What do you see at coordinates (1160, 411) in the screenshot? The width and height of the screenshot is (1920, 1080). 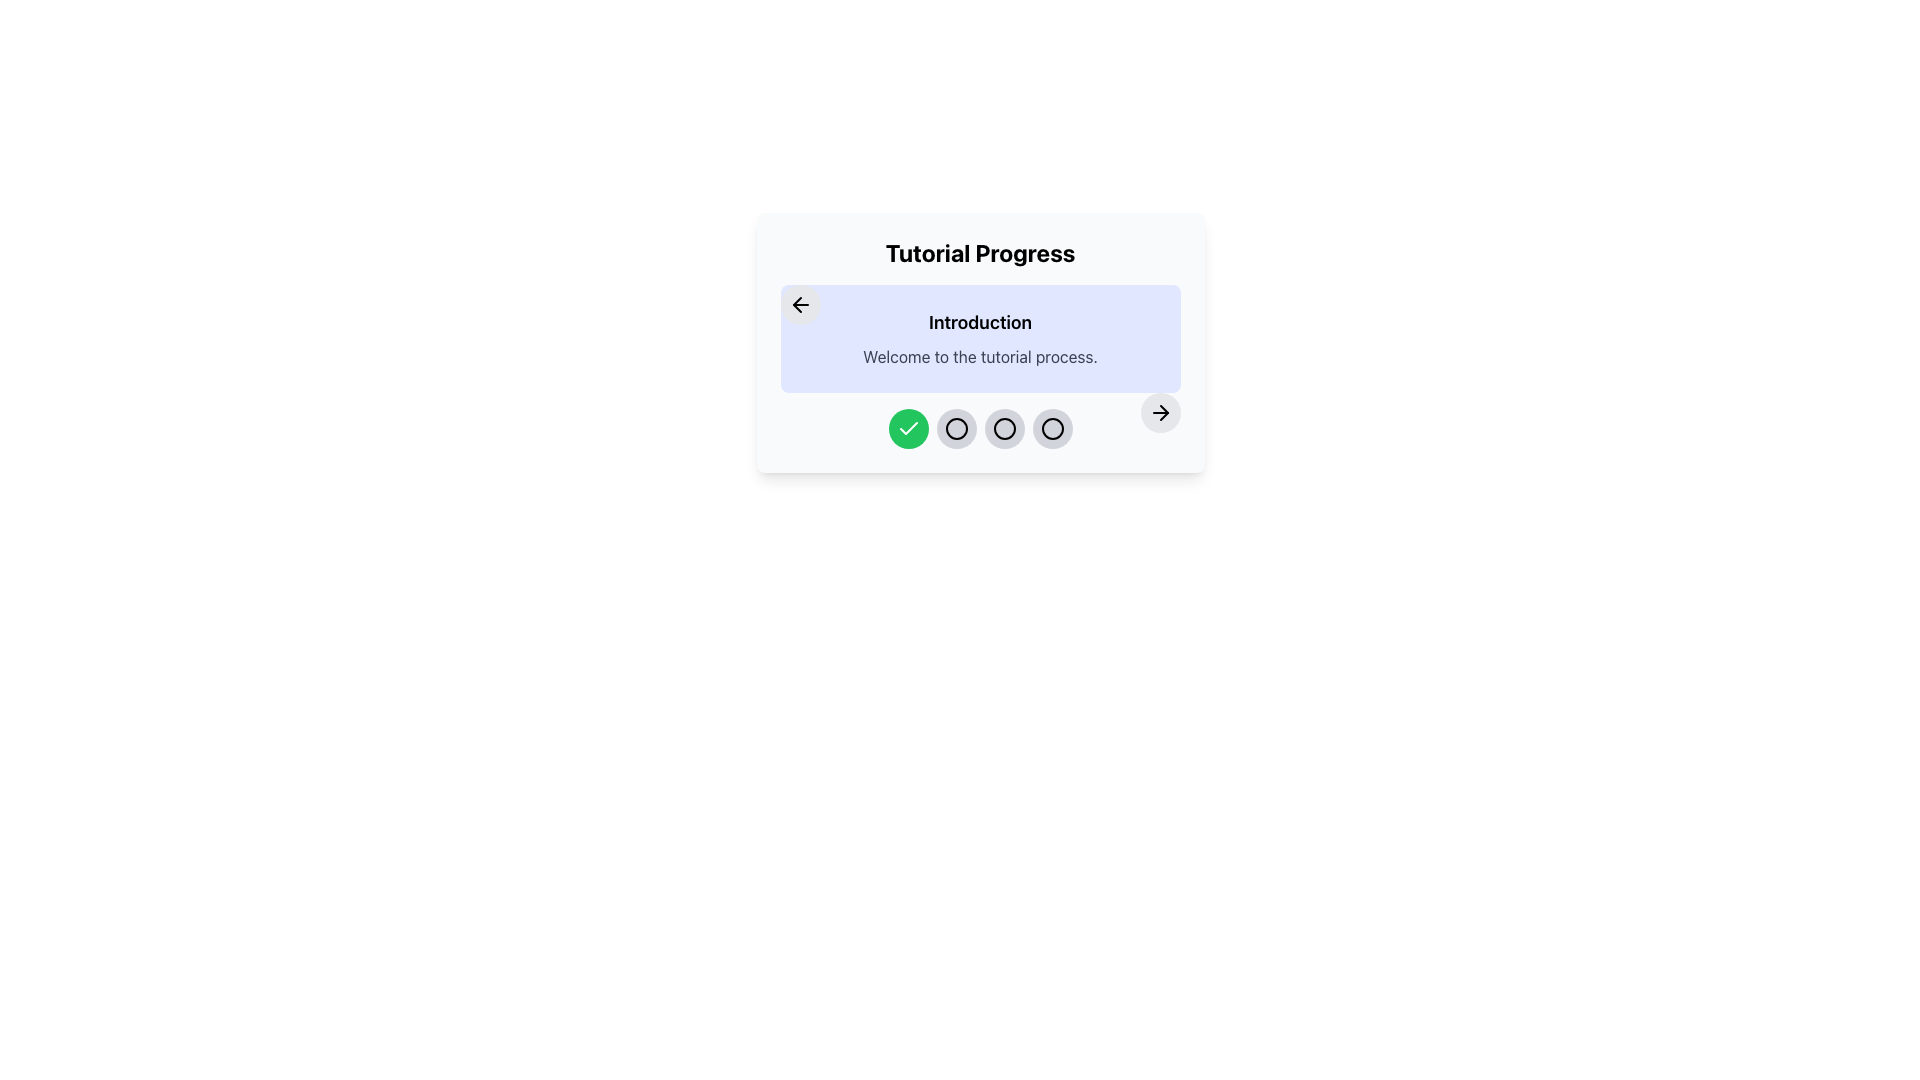 I see `the navigation button with an arrow icon located on the far-right side of the row of circular navigation controls to advance to the next stage in the tutorial process` at bounding box center [1160, 411].